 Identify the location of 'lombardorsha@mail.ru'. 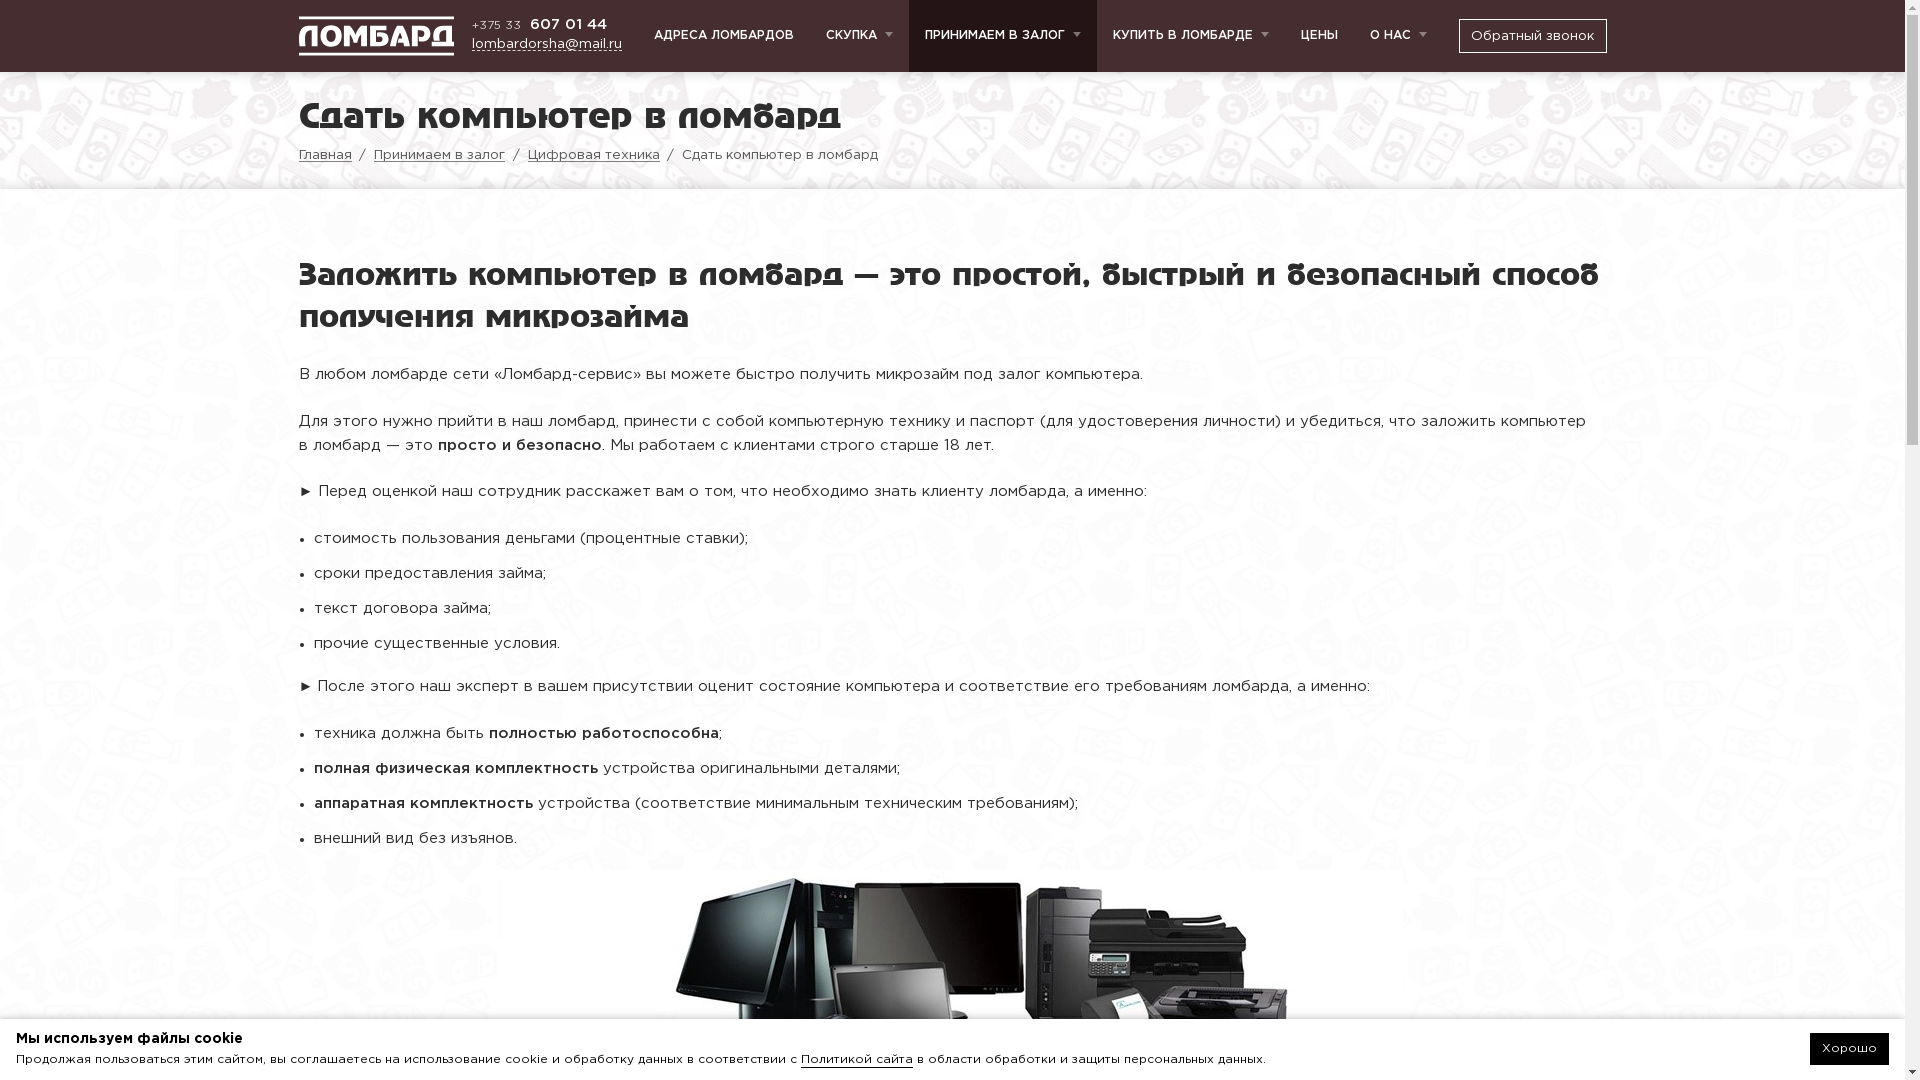
(547, 44).